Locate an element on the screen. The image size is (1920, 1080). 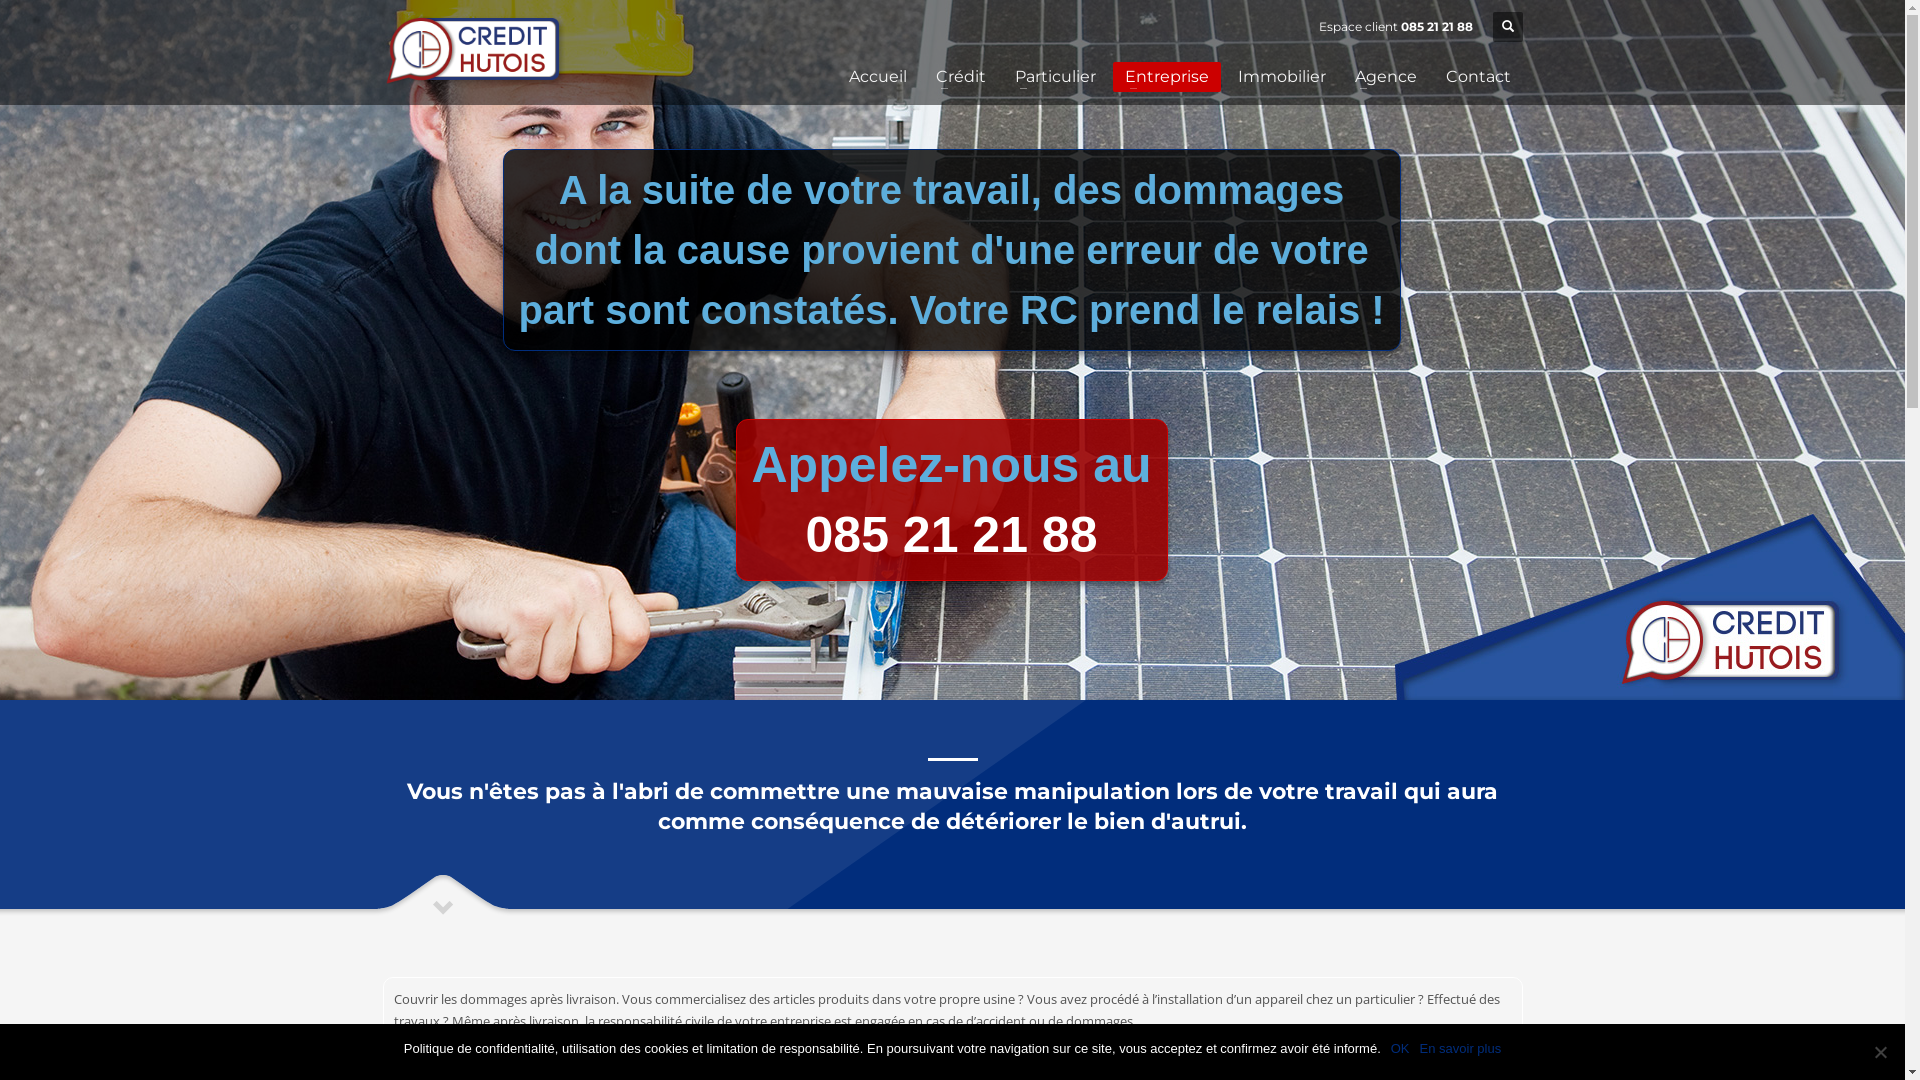
'Contact' is located at coordinates (1478, 76).